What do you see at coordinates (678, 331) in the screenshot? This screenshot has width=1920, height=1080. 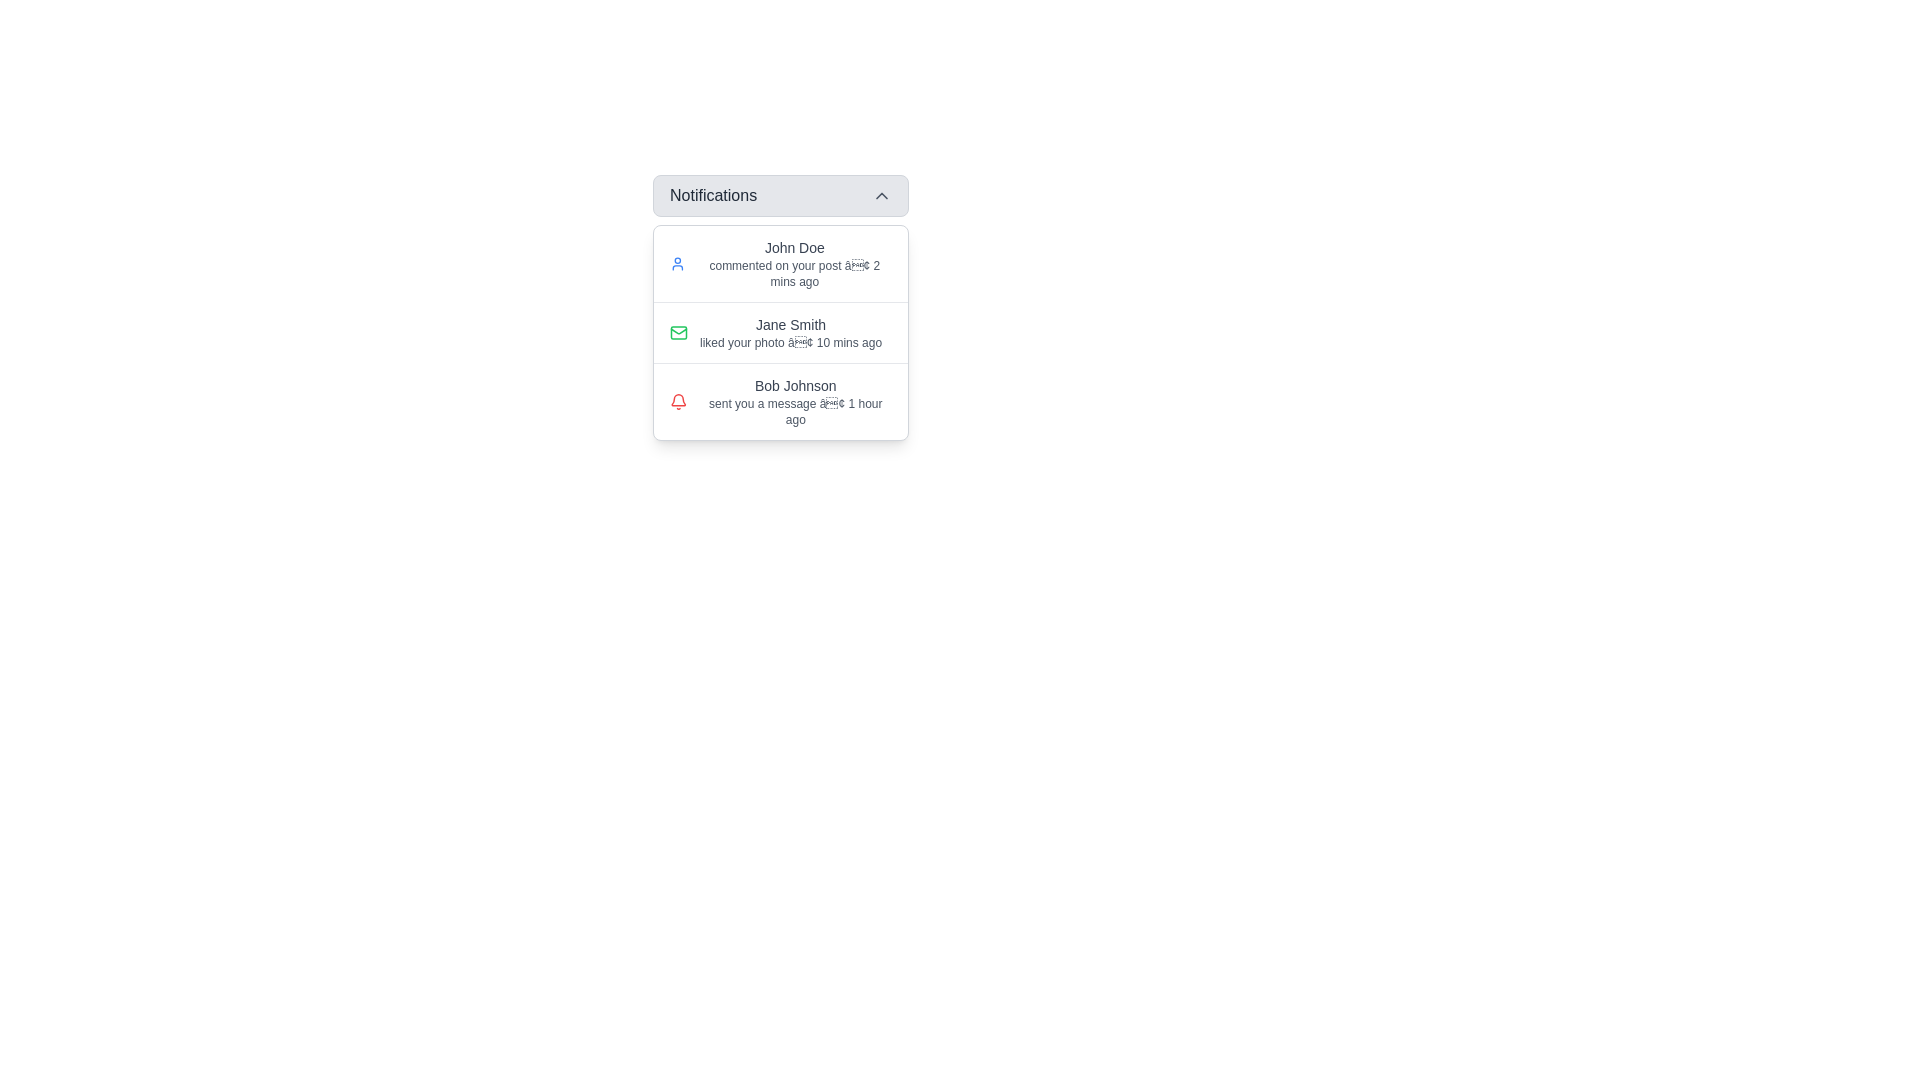 I see `the color and shape of the email-related notification icon located next to the text 'Jane Smith liked your photo 10 mins ago' in the second notification line under the 'Notifications' header` at bounding box center [678, 331].